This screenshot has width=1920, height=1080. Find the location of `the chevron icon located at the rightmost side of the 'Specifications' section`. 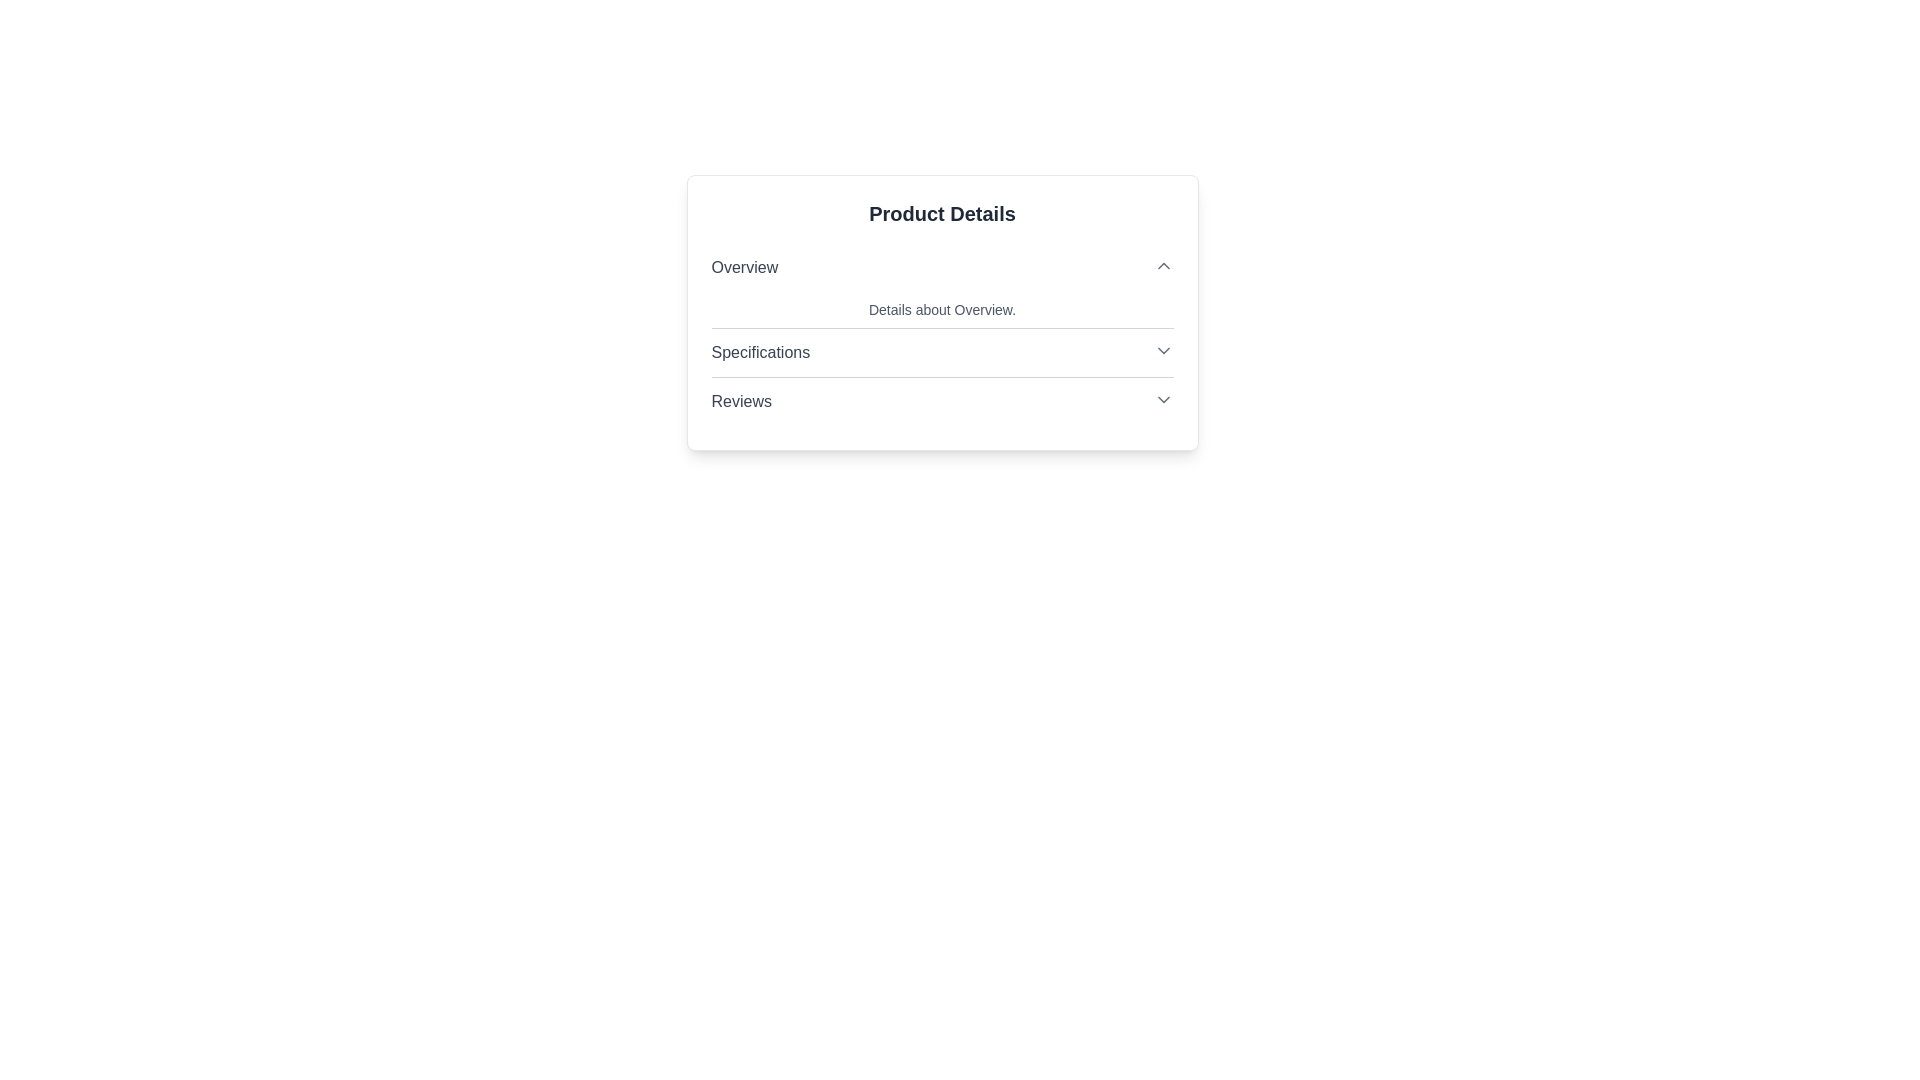

the chevron icon located at the rightmost side of the 'Specifications' section is located at coordinates (1163, 350).